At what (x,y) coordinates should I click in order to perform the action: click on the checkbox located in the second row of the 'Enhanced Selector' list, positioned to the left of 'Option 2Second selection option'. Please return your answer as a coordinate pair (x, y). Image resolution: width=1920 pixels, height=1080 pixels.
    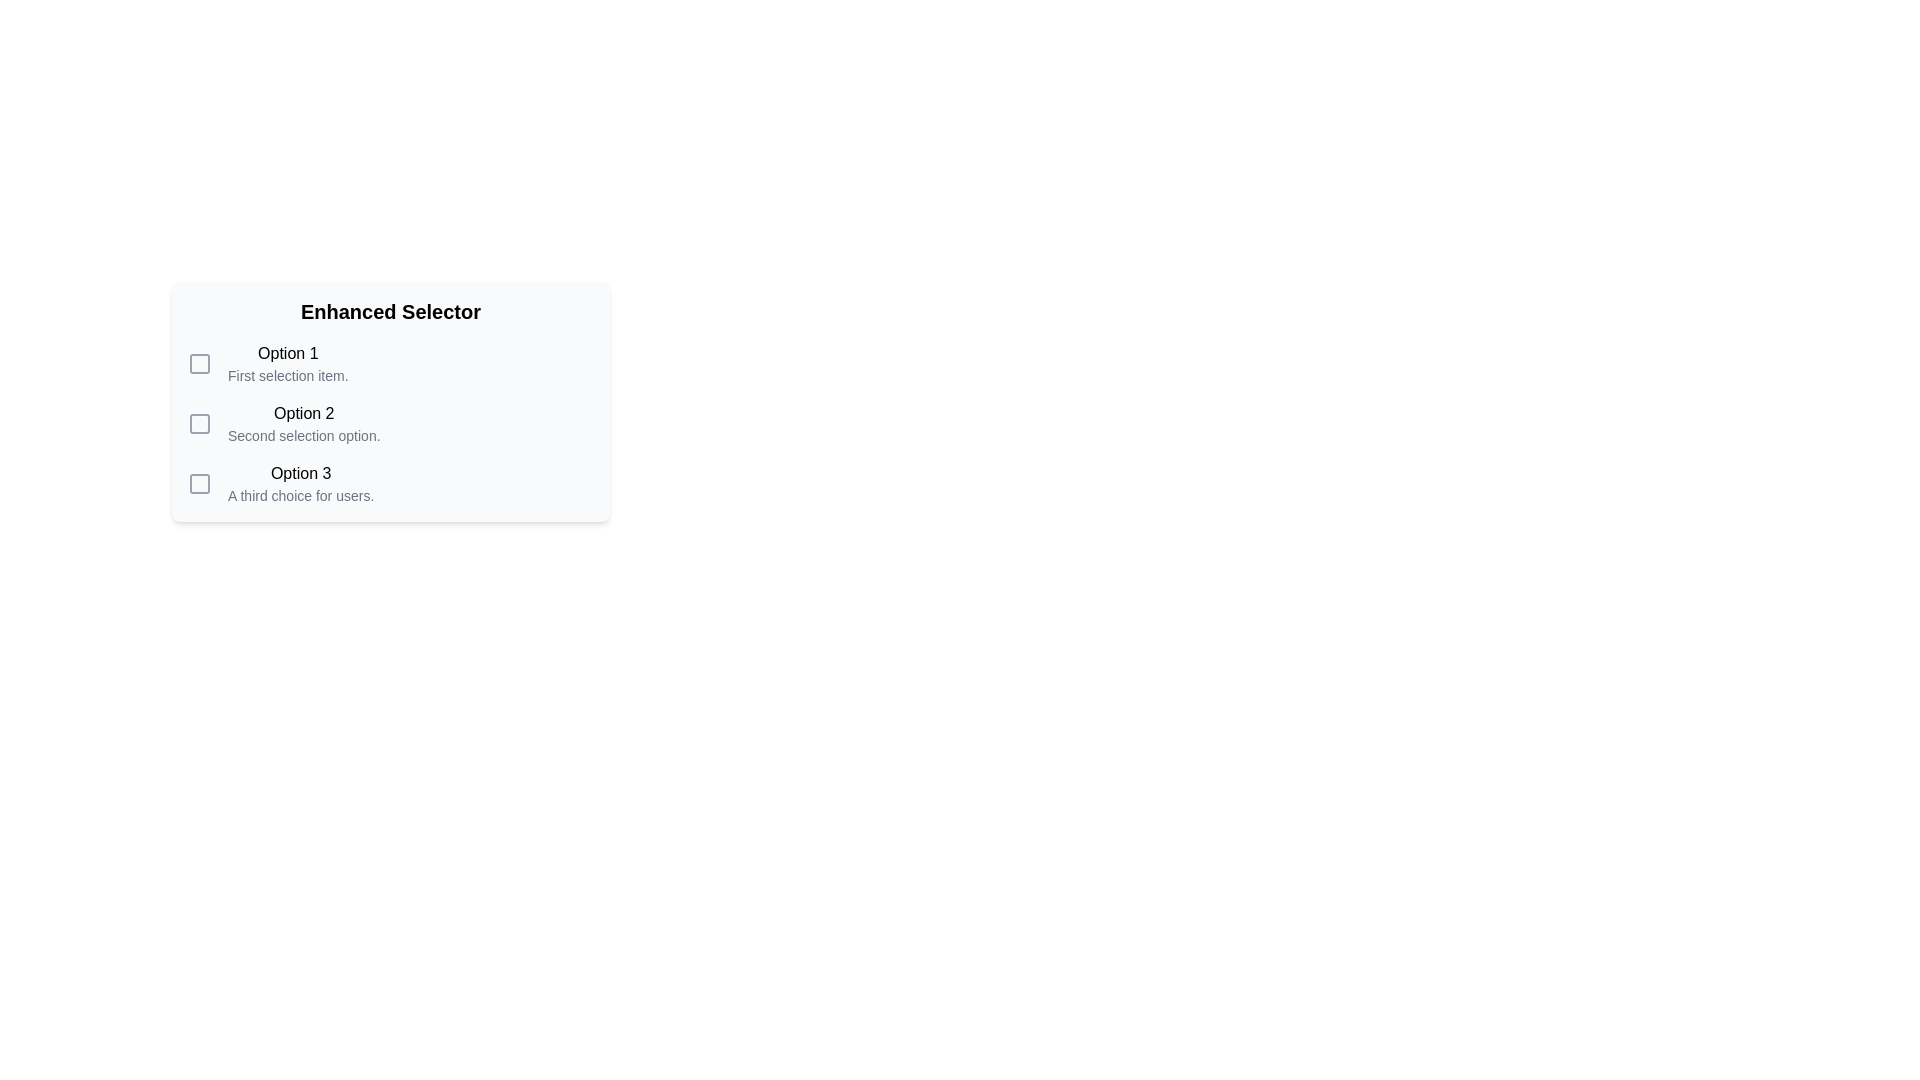
    Looking at the image, I should click on (200, 423).